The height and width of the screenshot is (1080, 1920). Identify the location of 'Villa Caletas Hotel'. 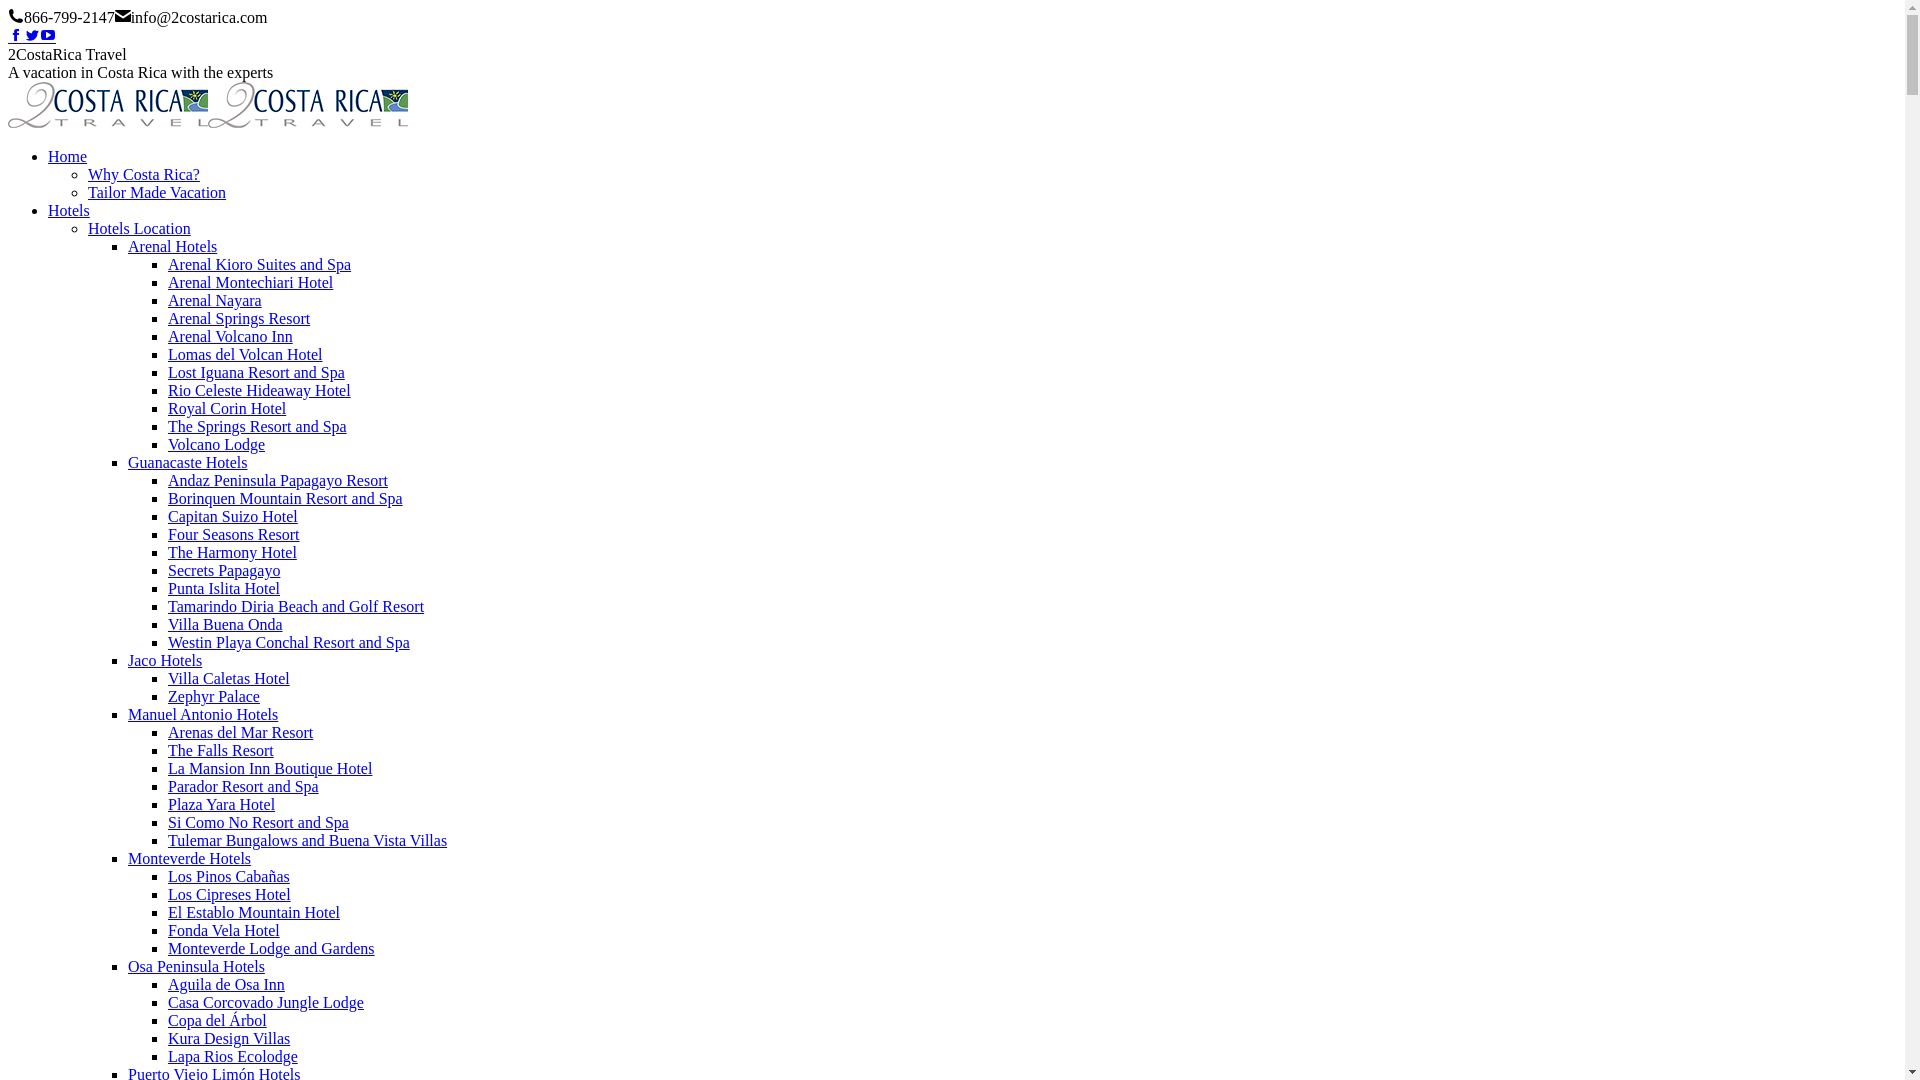
(229, 677).